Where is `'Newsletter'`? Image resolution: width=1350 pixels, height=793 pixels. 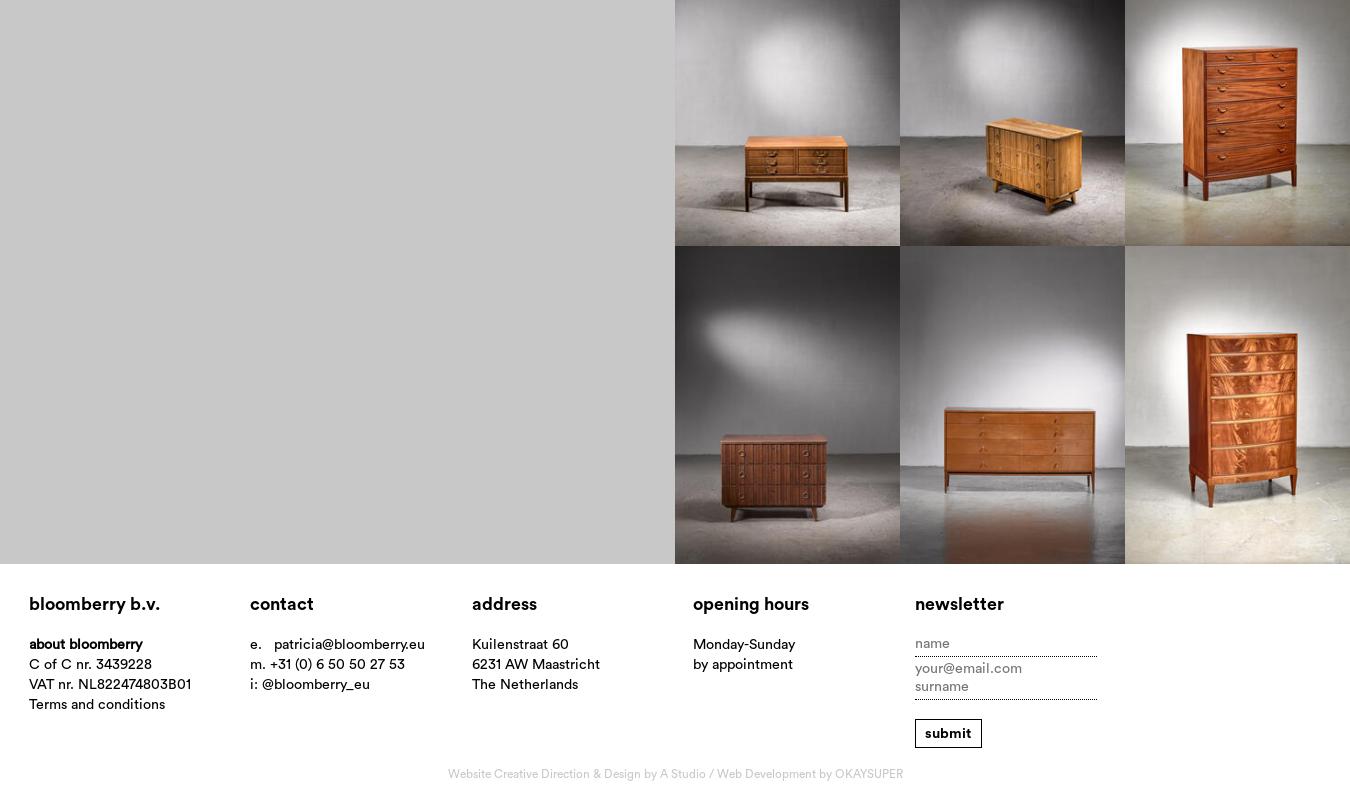 'Newsletter' is located at coordinates (957, 603).